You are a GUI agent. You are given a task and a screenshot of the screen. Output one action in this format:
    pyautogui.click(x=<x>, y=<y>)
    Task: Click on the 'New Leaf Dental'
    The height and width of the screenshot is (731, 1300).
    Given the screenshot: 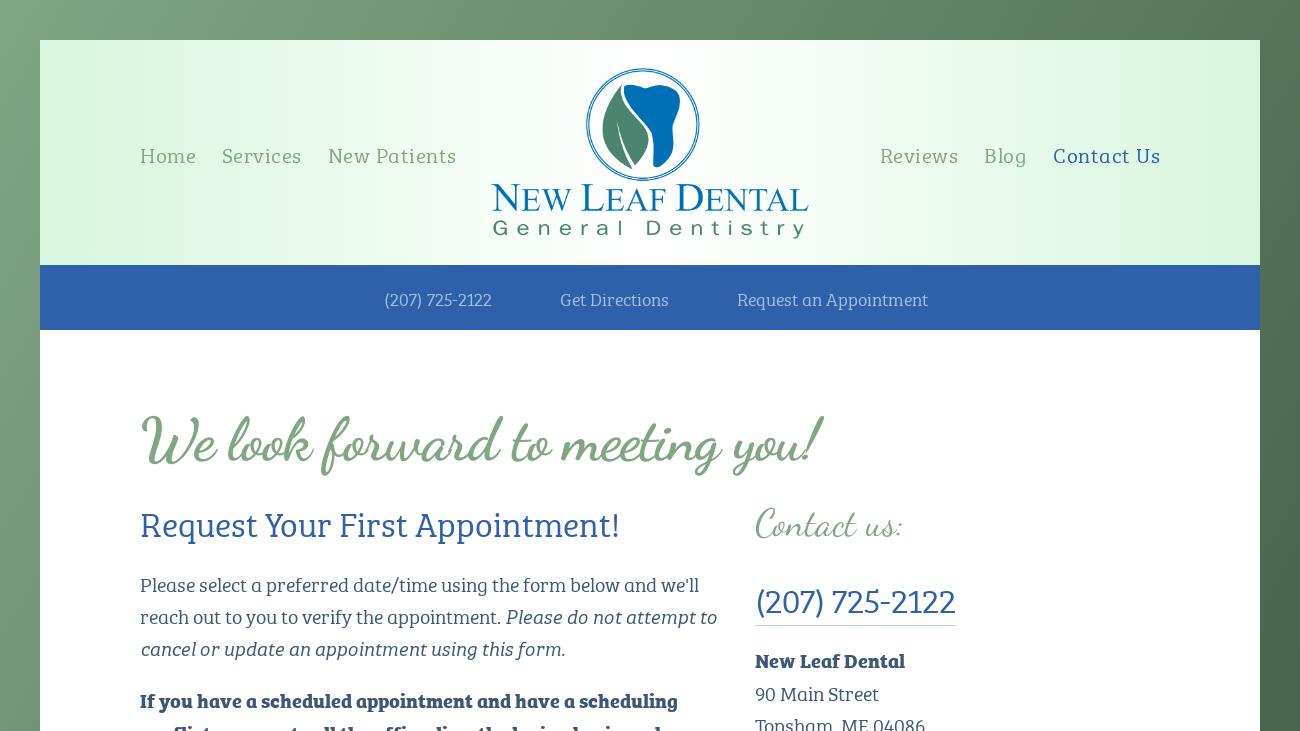 What is the action you would take?
    pyautogui.click(x=829, y=658)
    